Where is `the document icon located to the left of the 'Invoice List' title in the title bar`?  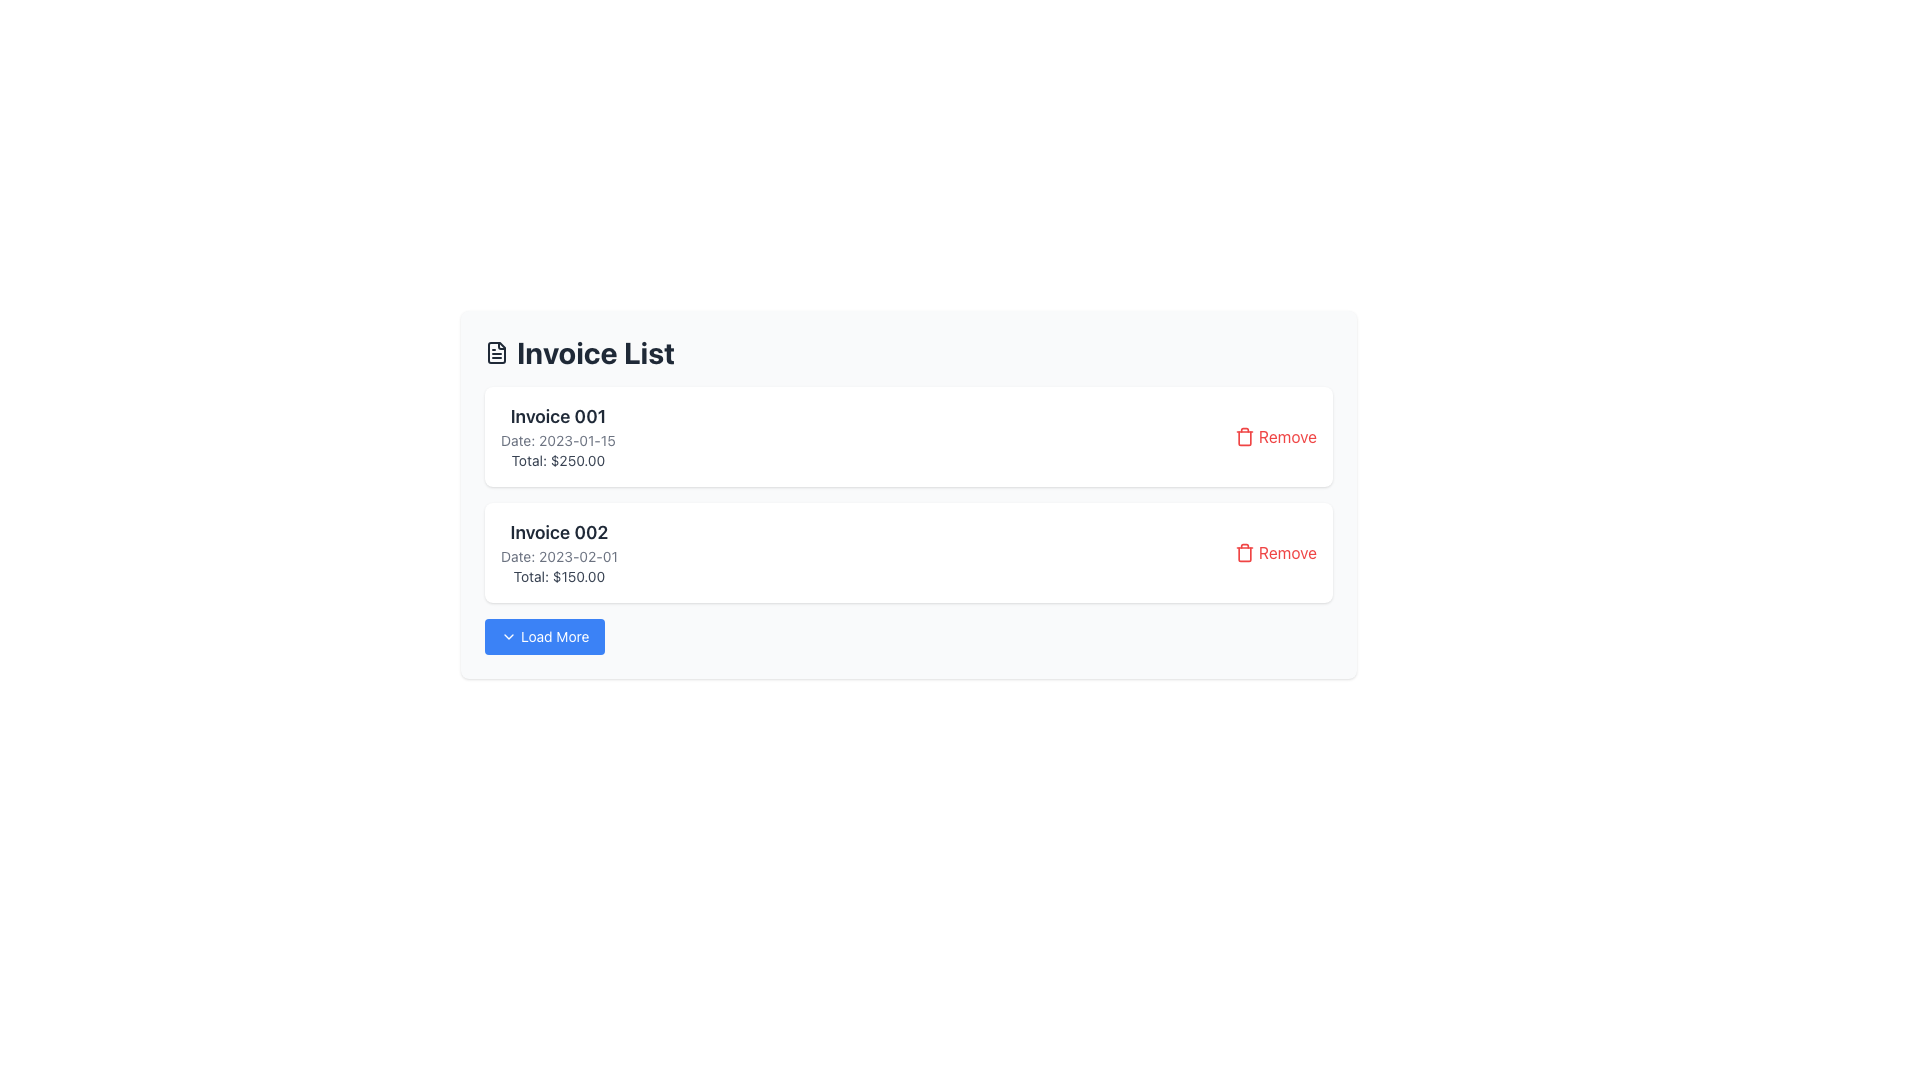
the document icon located to the left of the 'Invoice List' title in the title bar is located at coordinates (497, 352).